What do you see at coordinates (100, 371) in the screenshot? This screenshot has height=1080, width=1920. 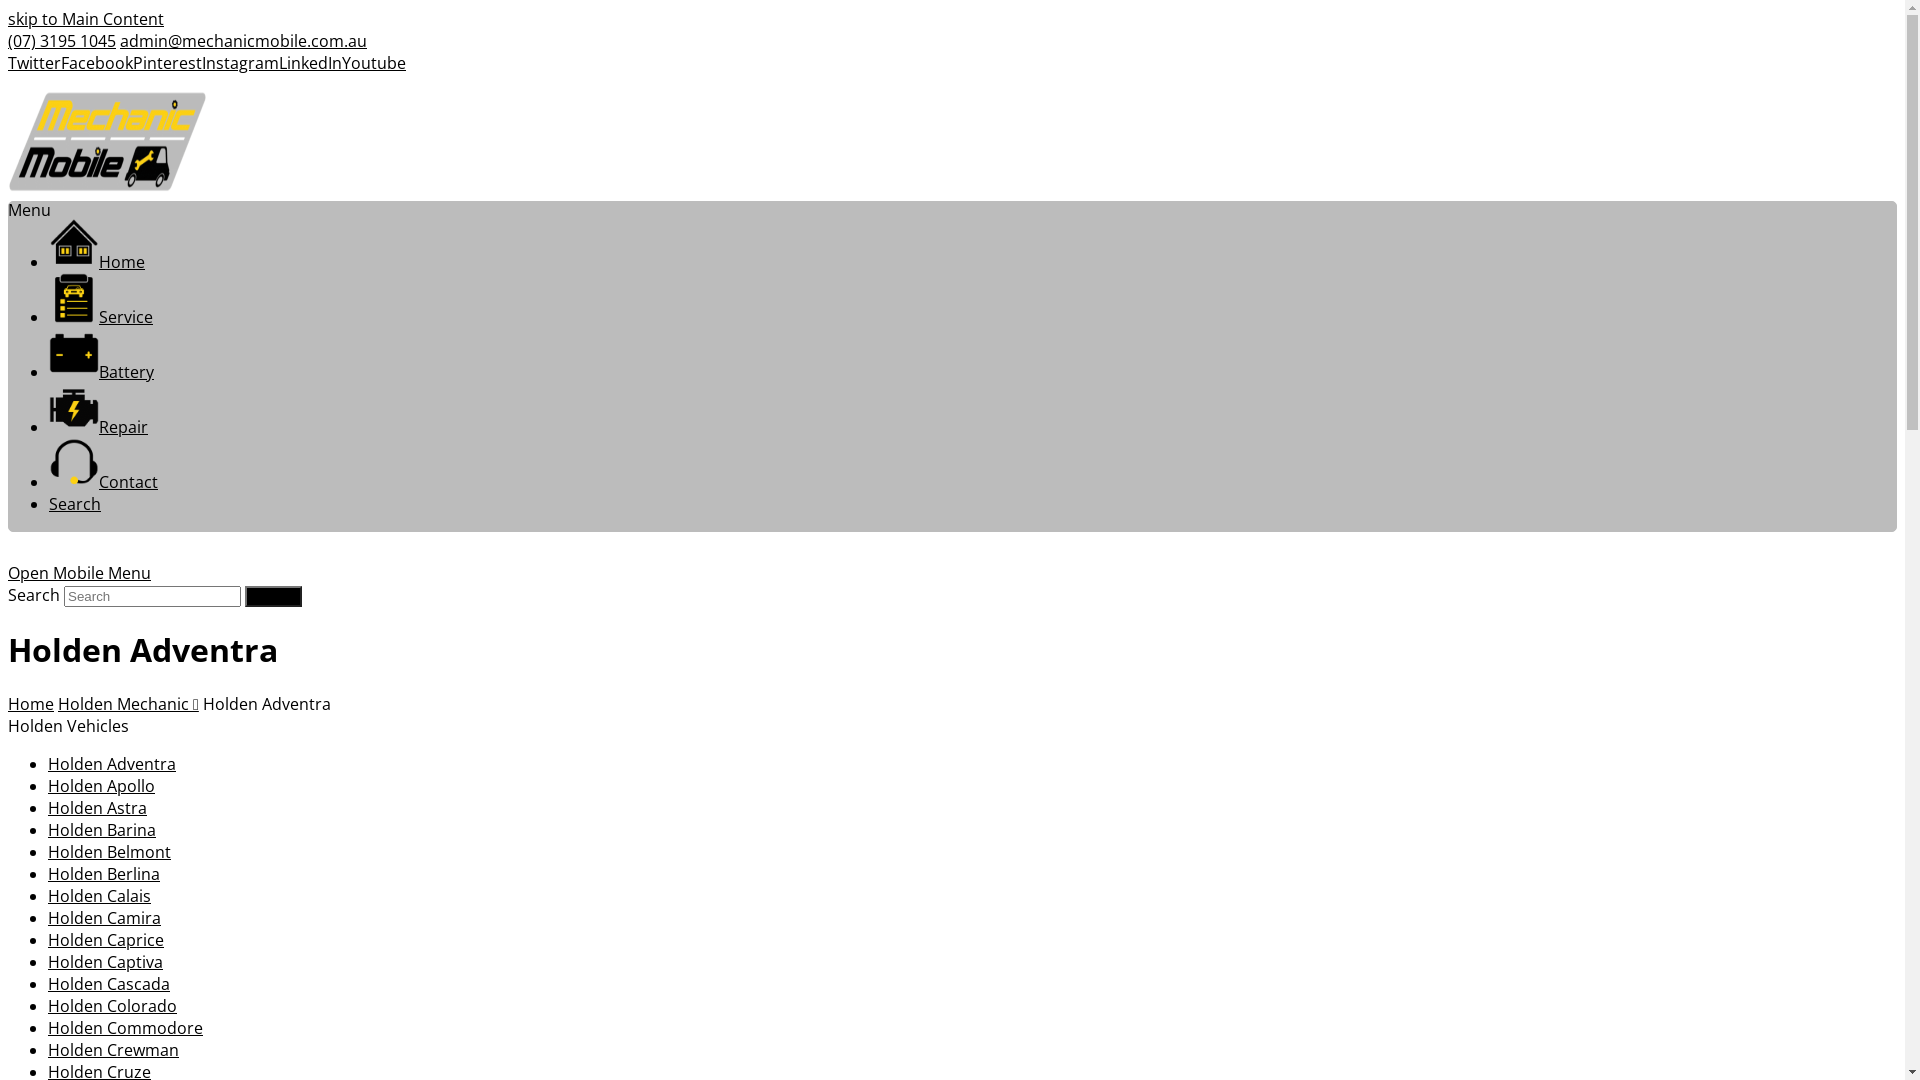 I see `'Battery'` at bounding box center [100, 371].